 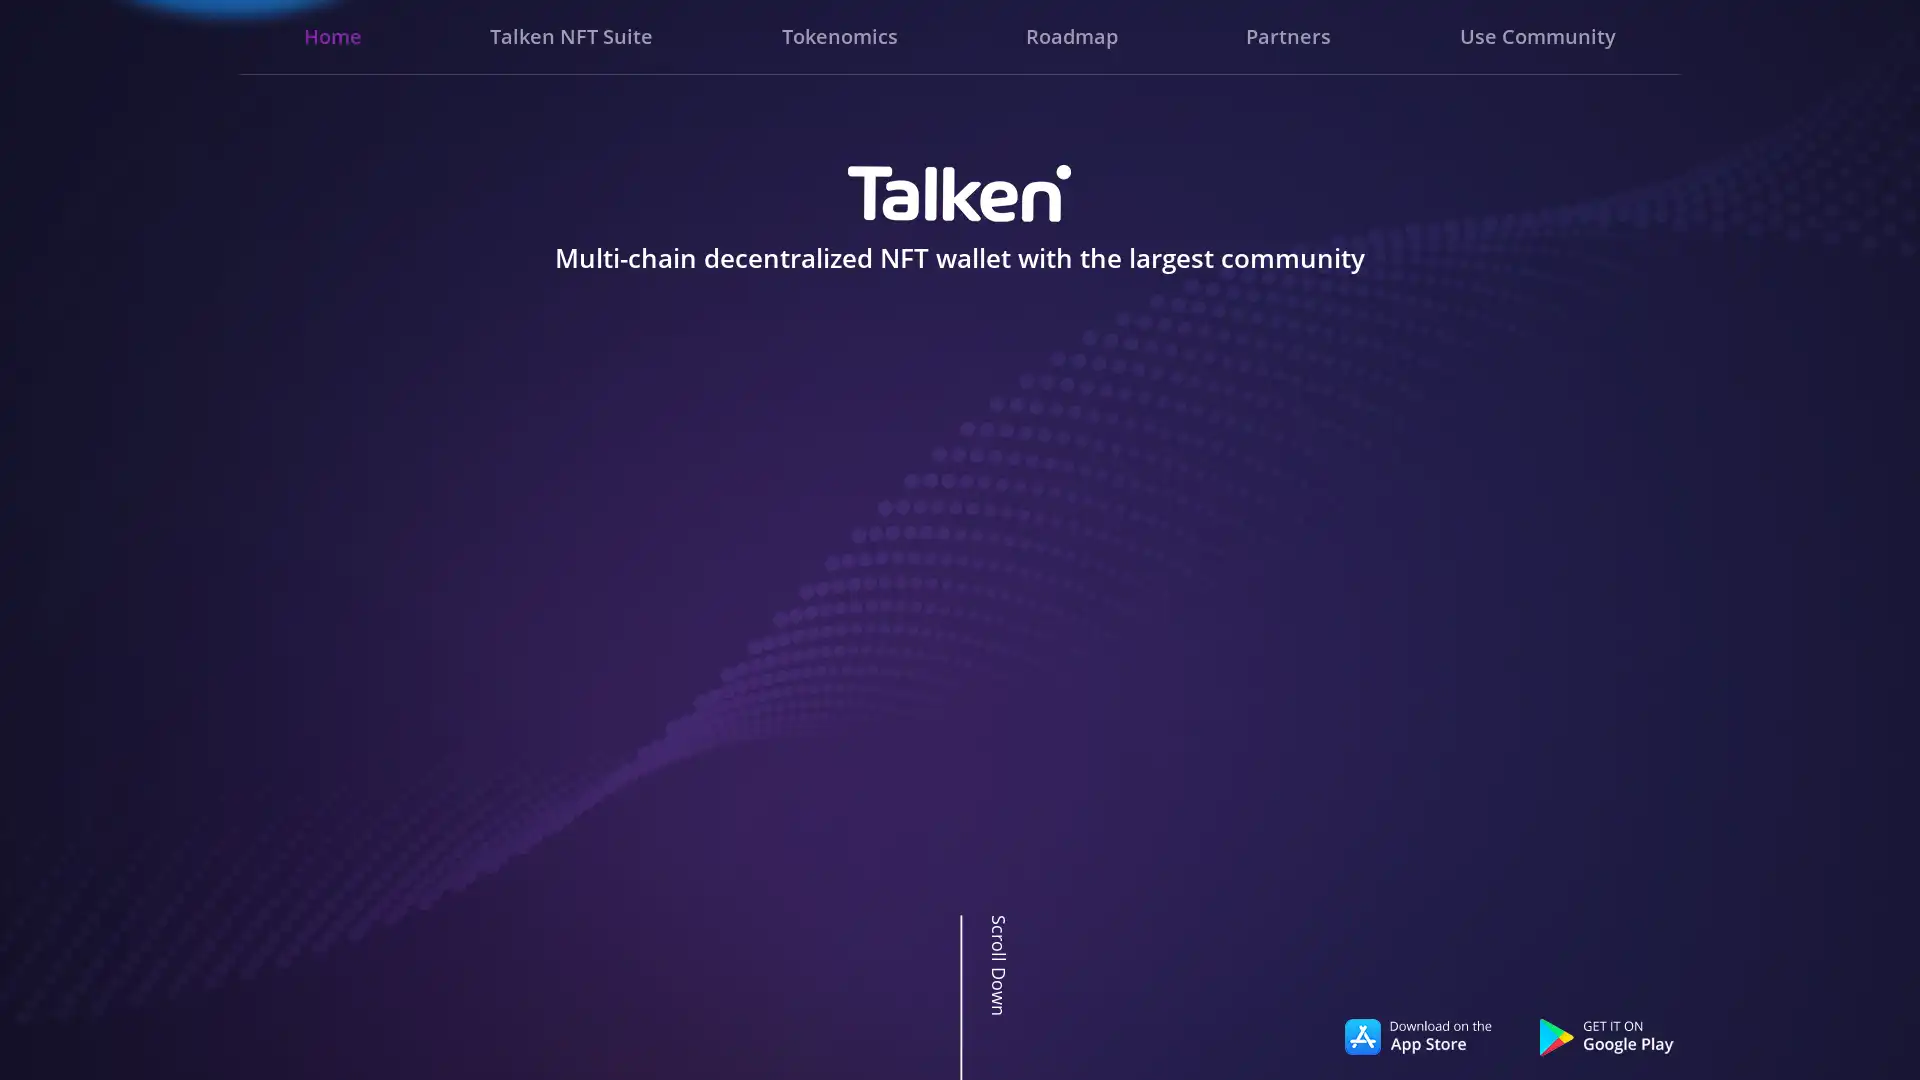 I want to click on Go to slide 1, so click(x=312, y=848).